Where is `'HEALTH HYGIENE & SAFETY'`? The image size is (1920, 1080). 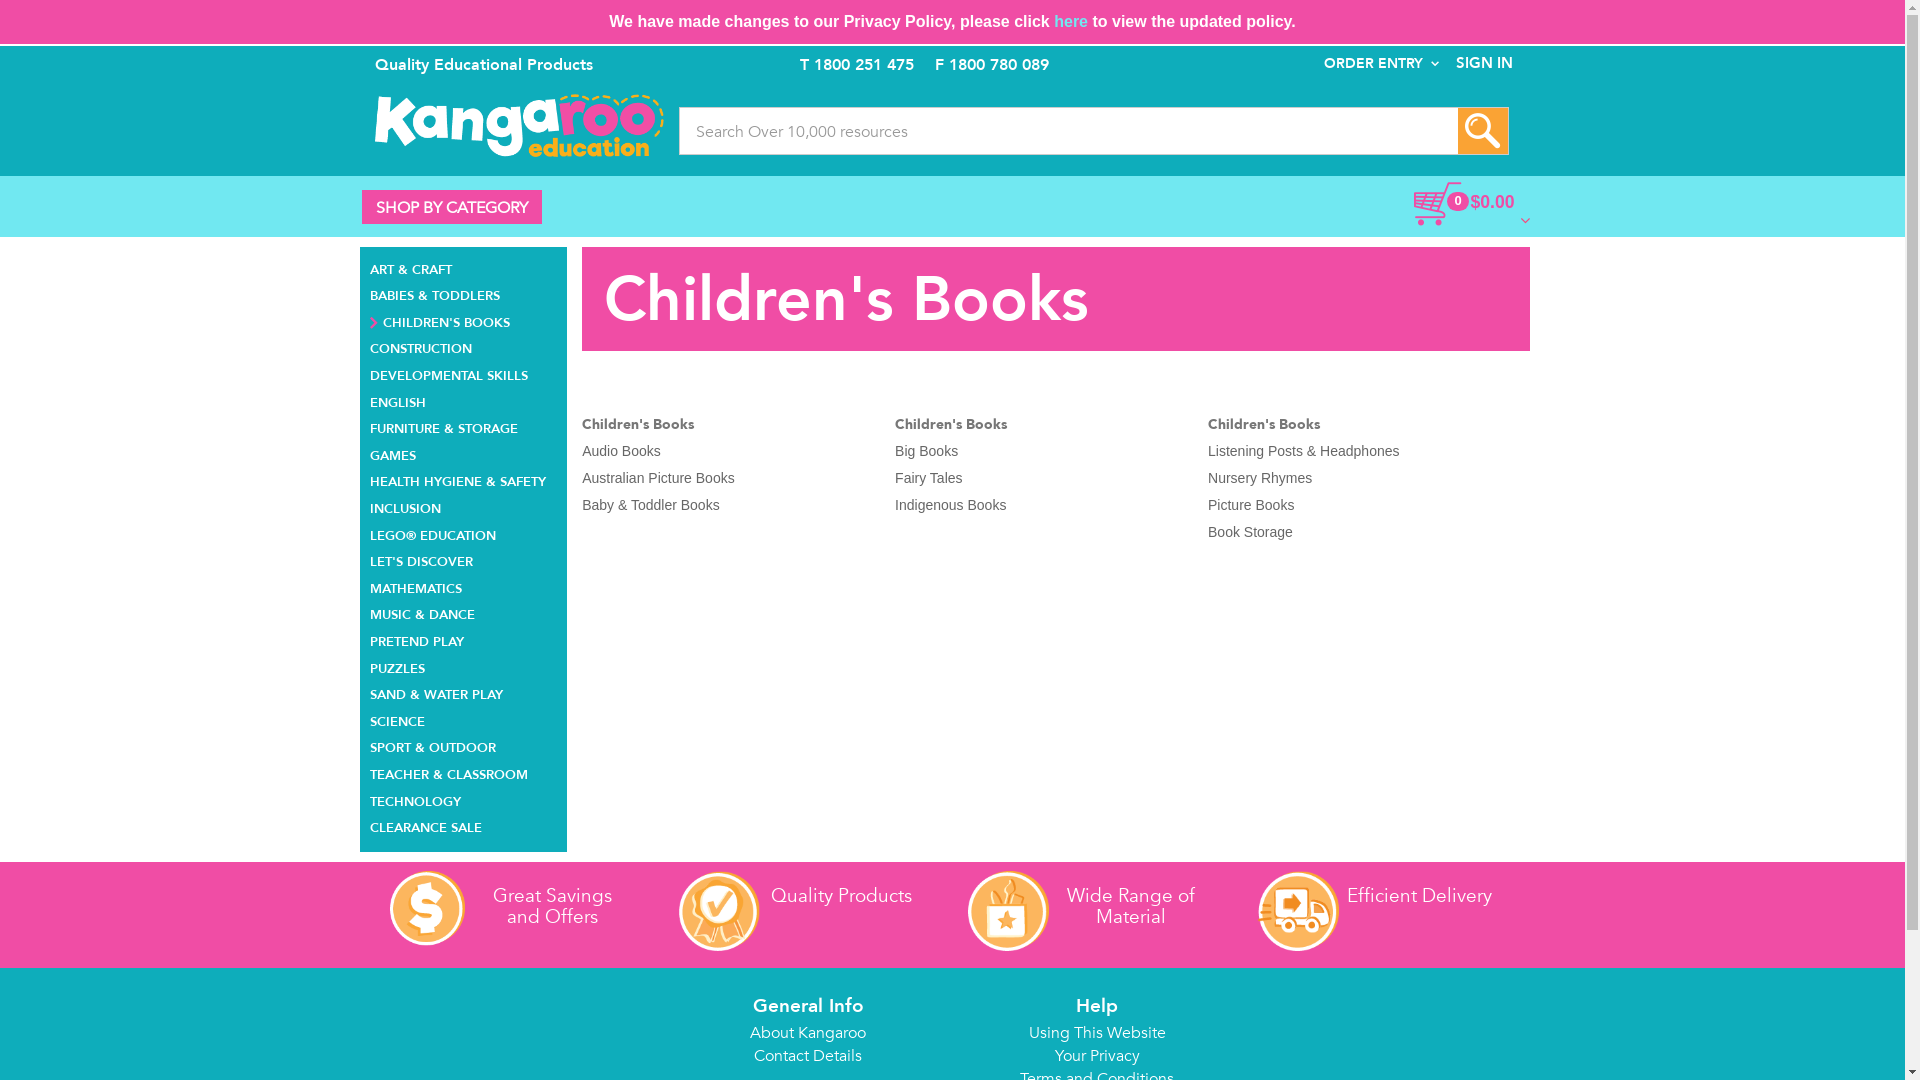
'HEALTH HYGIENE & SAFETY' is located at coordinates (369, 479).